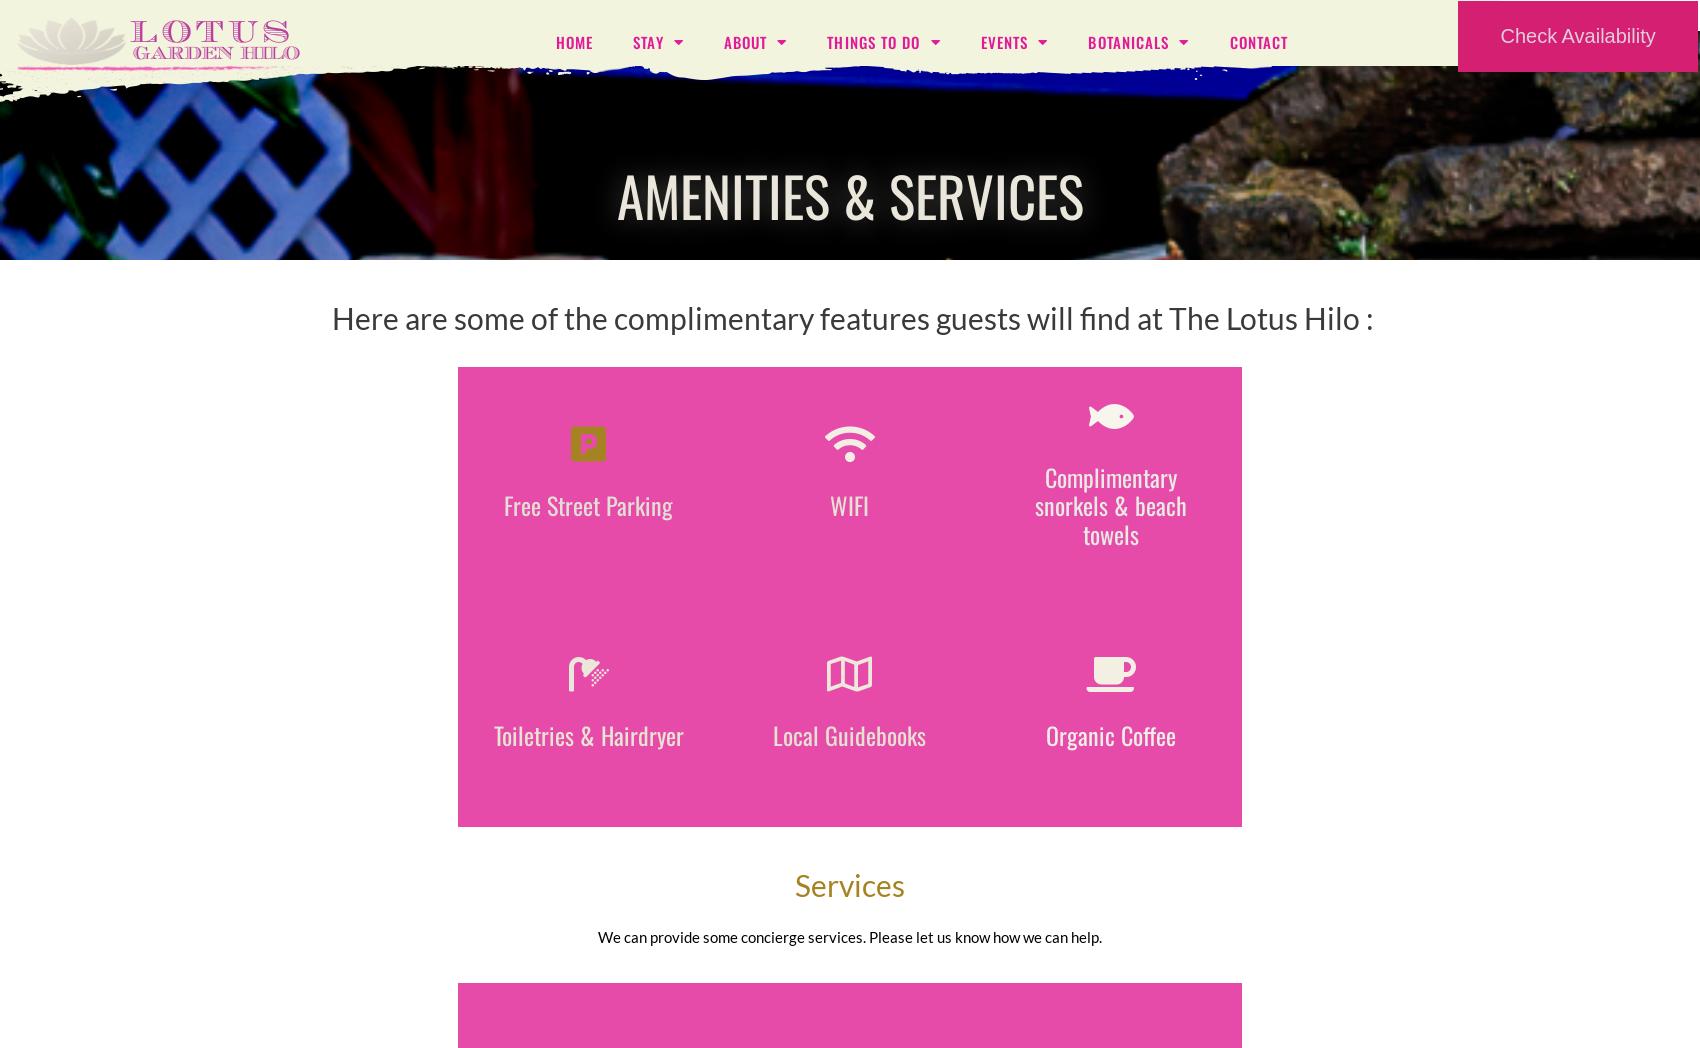 The height and width of the screenshot is (1048, 1700). I want to click on 'Local Guidebooks', so click(848, 733).